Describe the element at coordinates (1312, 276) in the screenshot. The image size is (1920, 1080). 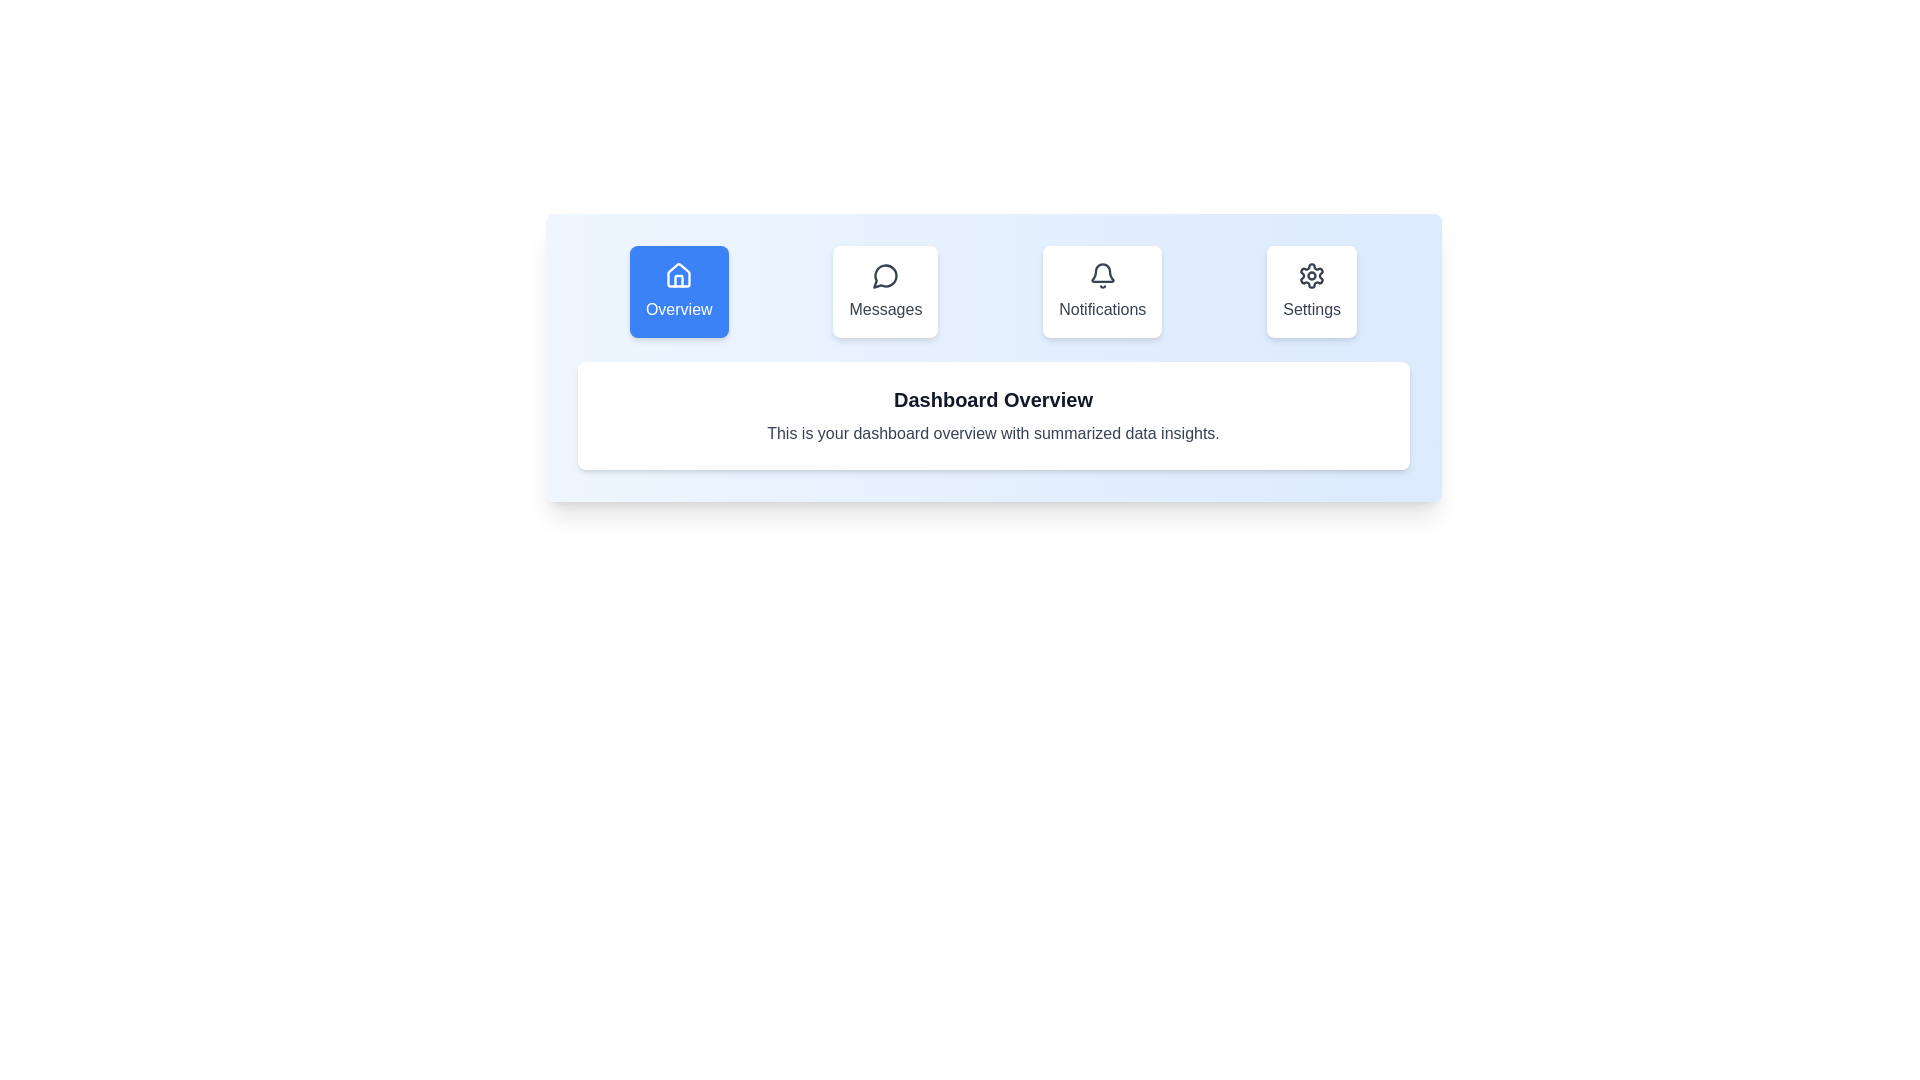
I see `the gear-like icon in the Settings section` at that location.